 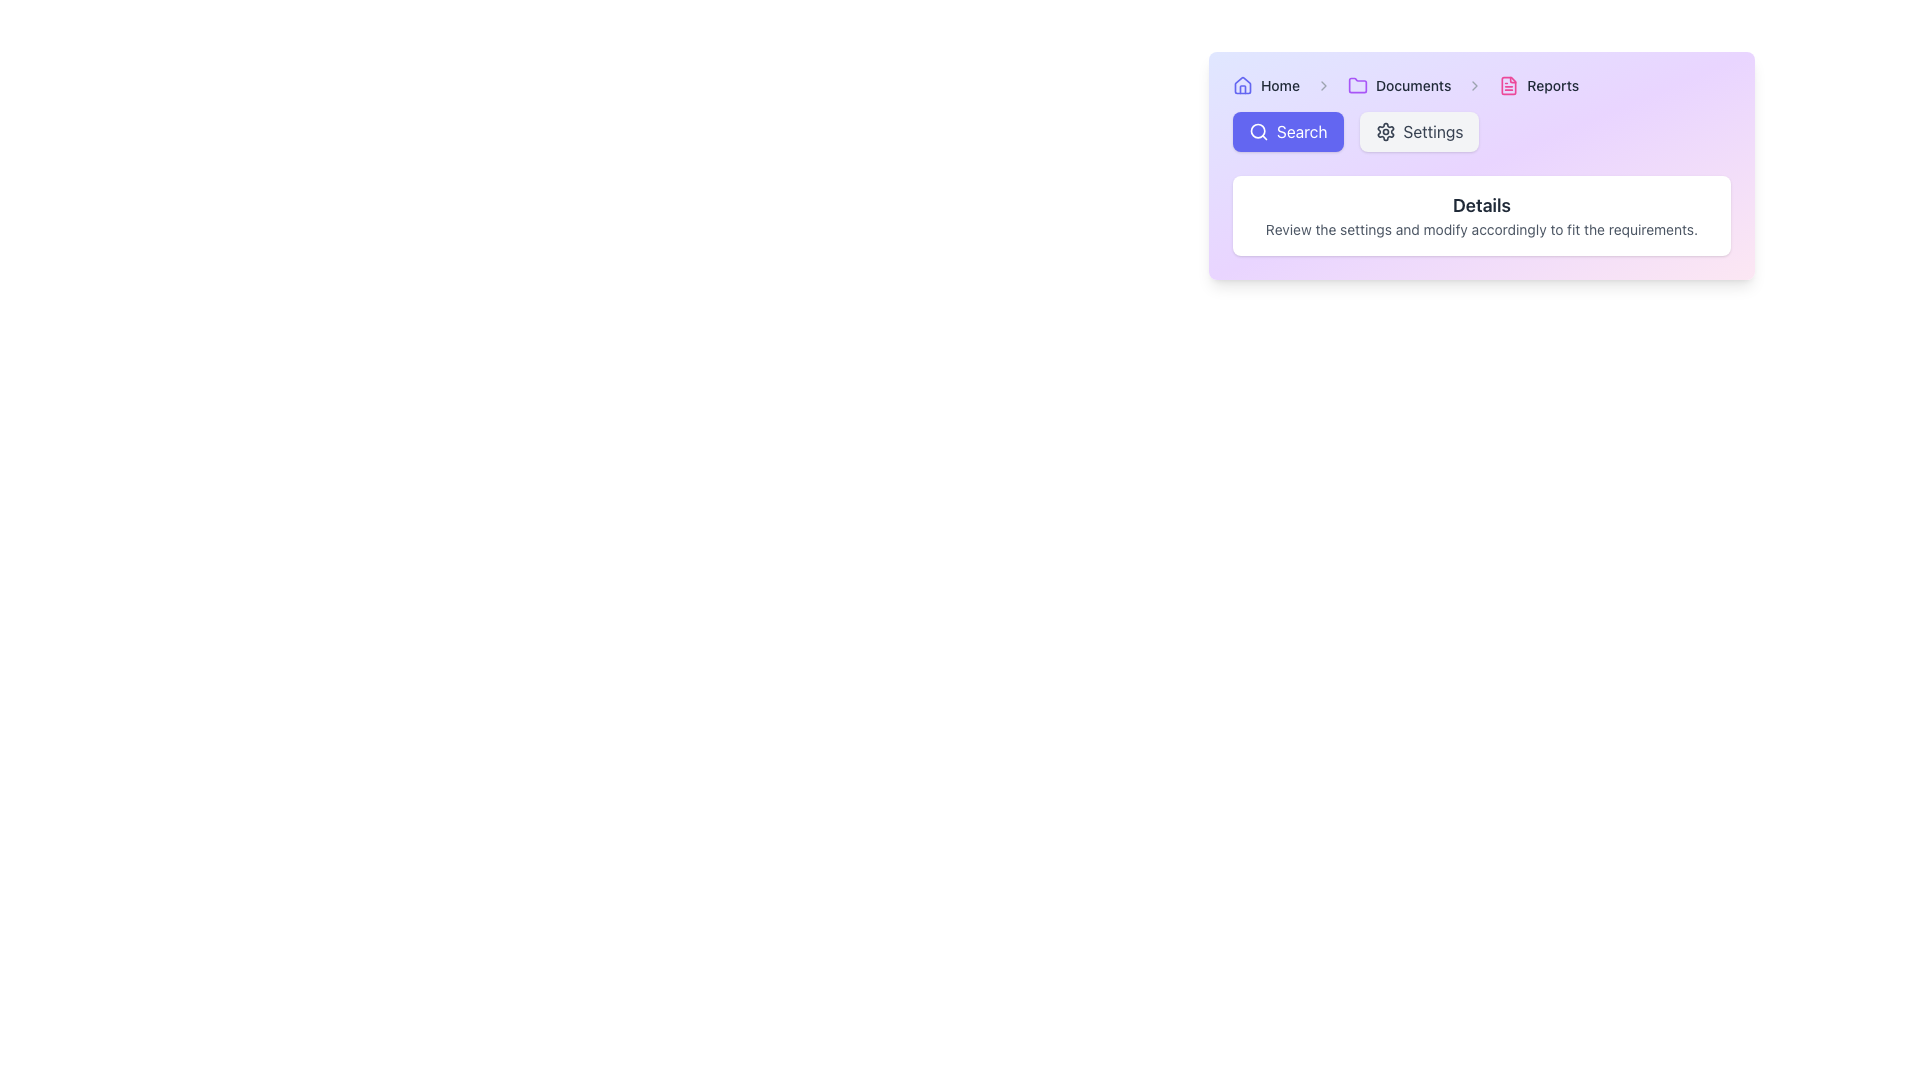 What do you see at coordinates (1287, 131) in the screenshot?
I see `the 'Search' button located in the upper-right section of the interface, which has a rounded rectangular shape with indigo background and white text` at bounding box center [1287, 131].